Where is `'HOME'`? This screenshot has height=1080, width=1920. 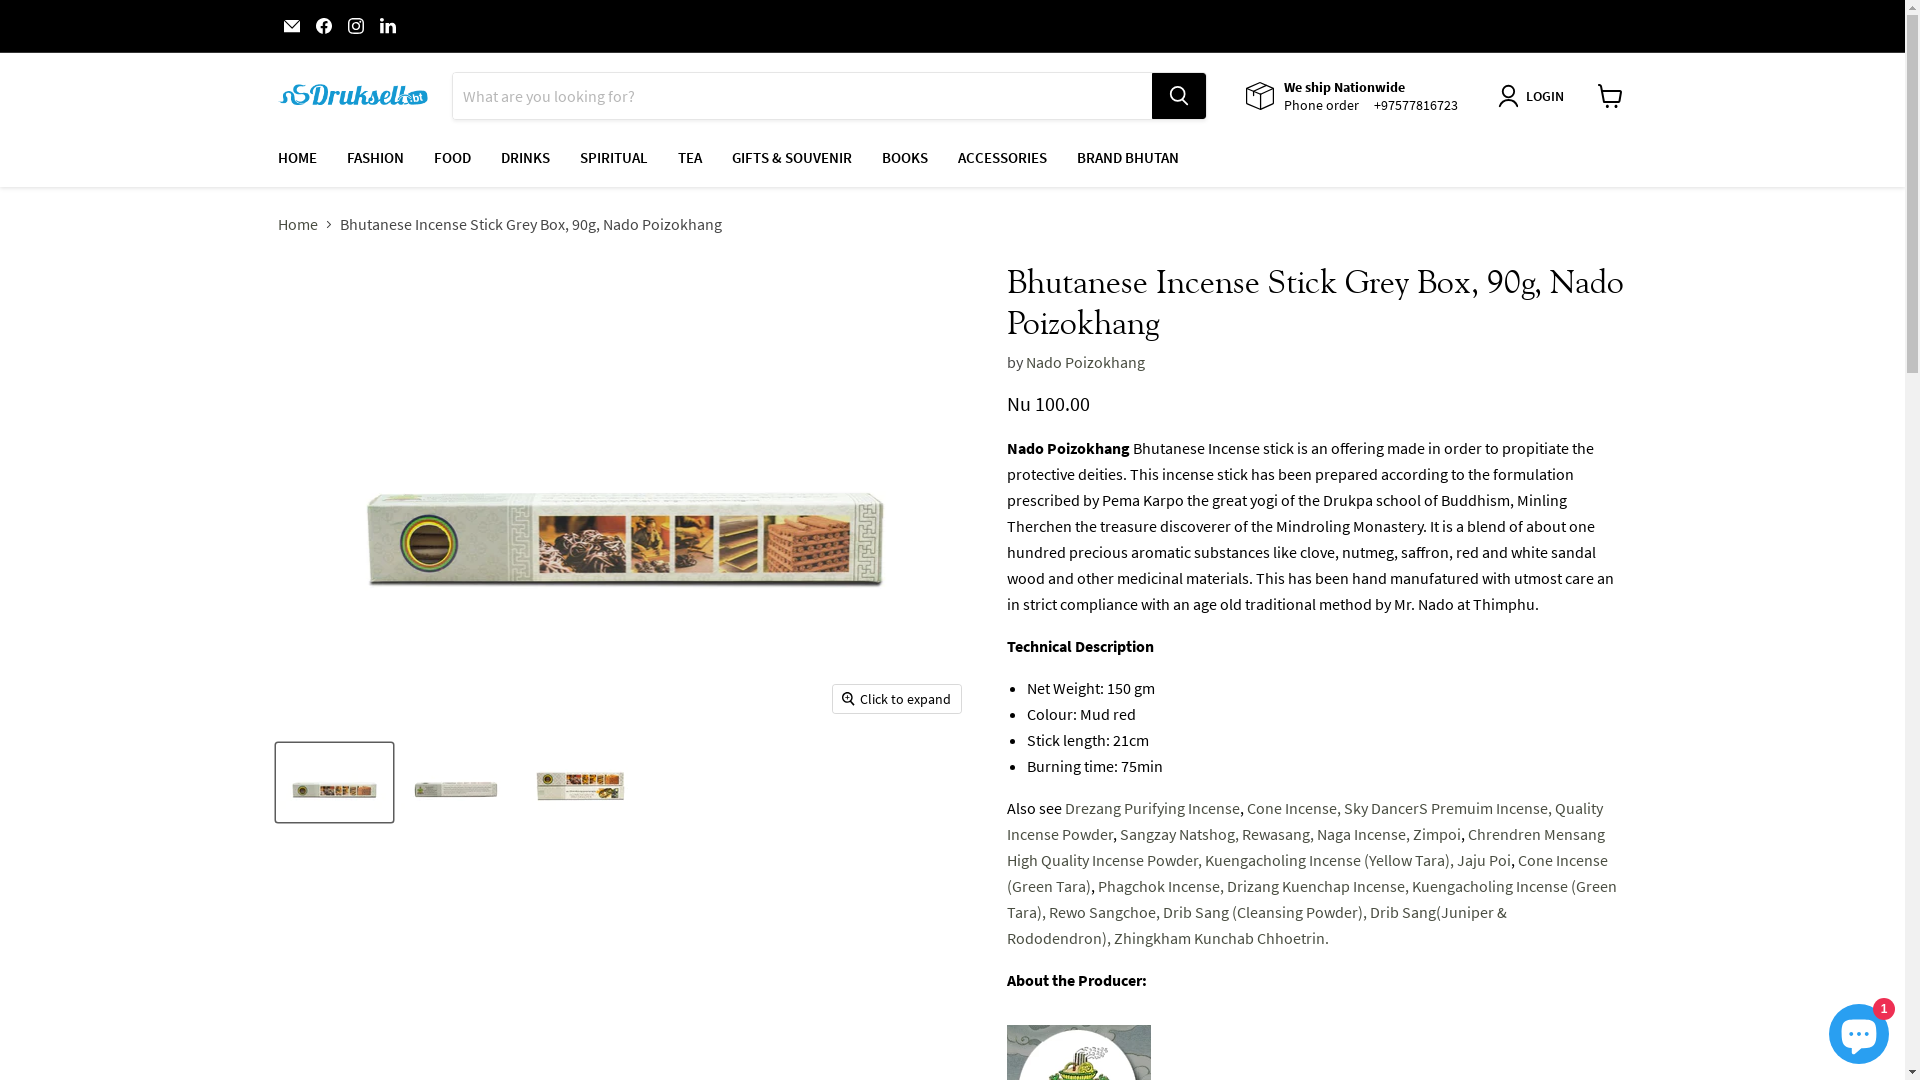 'HOME' is located at coordinates (295, 157).